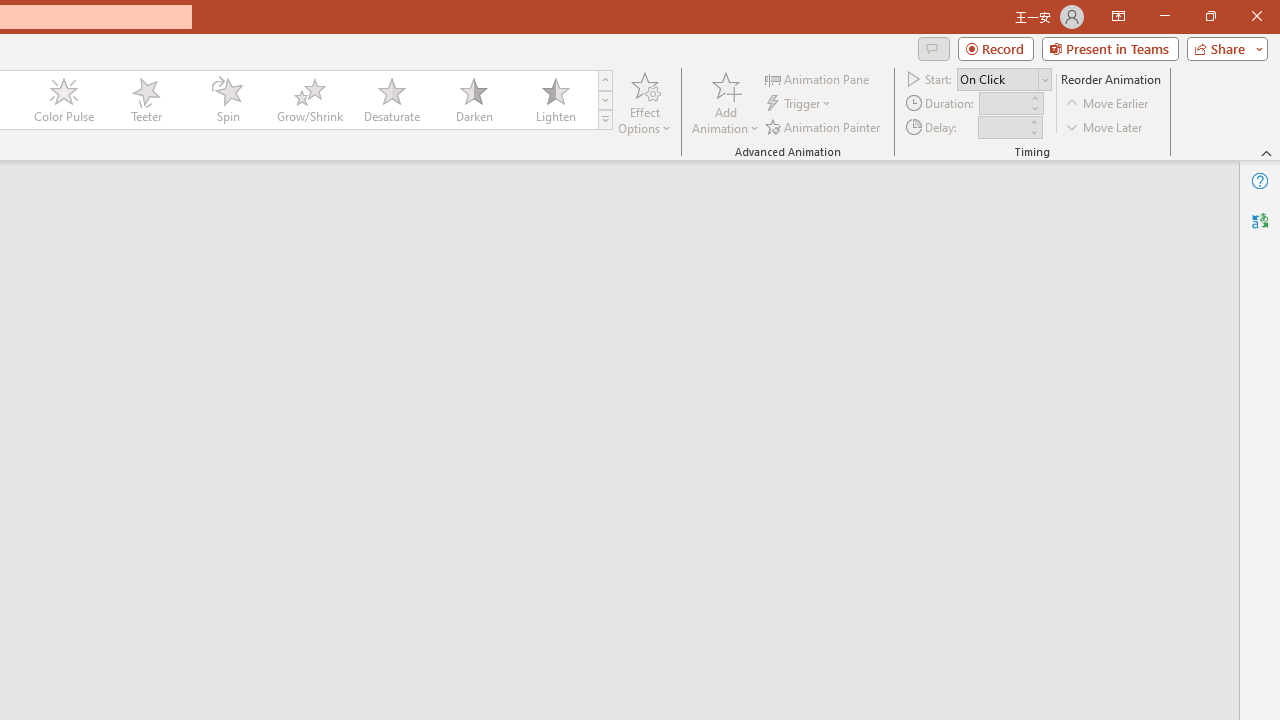 The image size is (1280, 720). I want to click on 'Move Earlier', so click(1106, 103).